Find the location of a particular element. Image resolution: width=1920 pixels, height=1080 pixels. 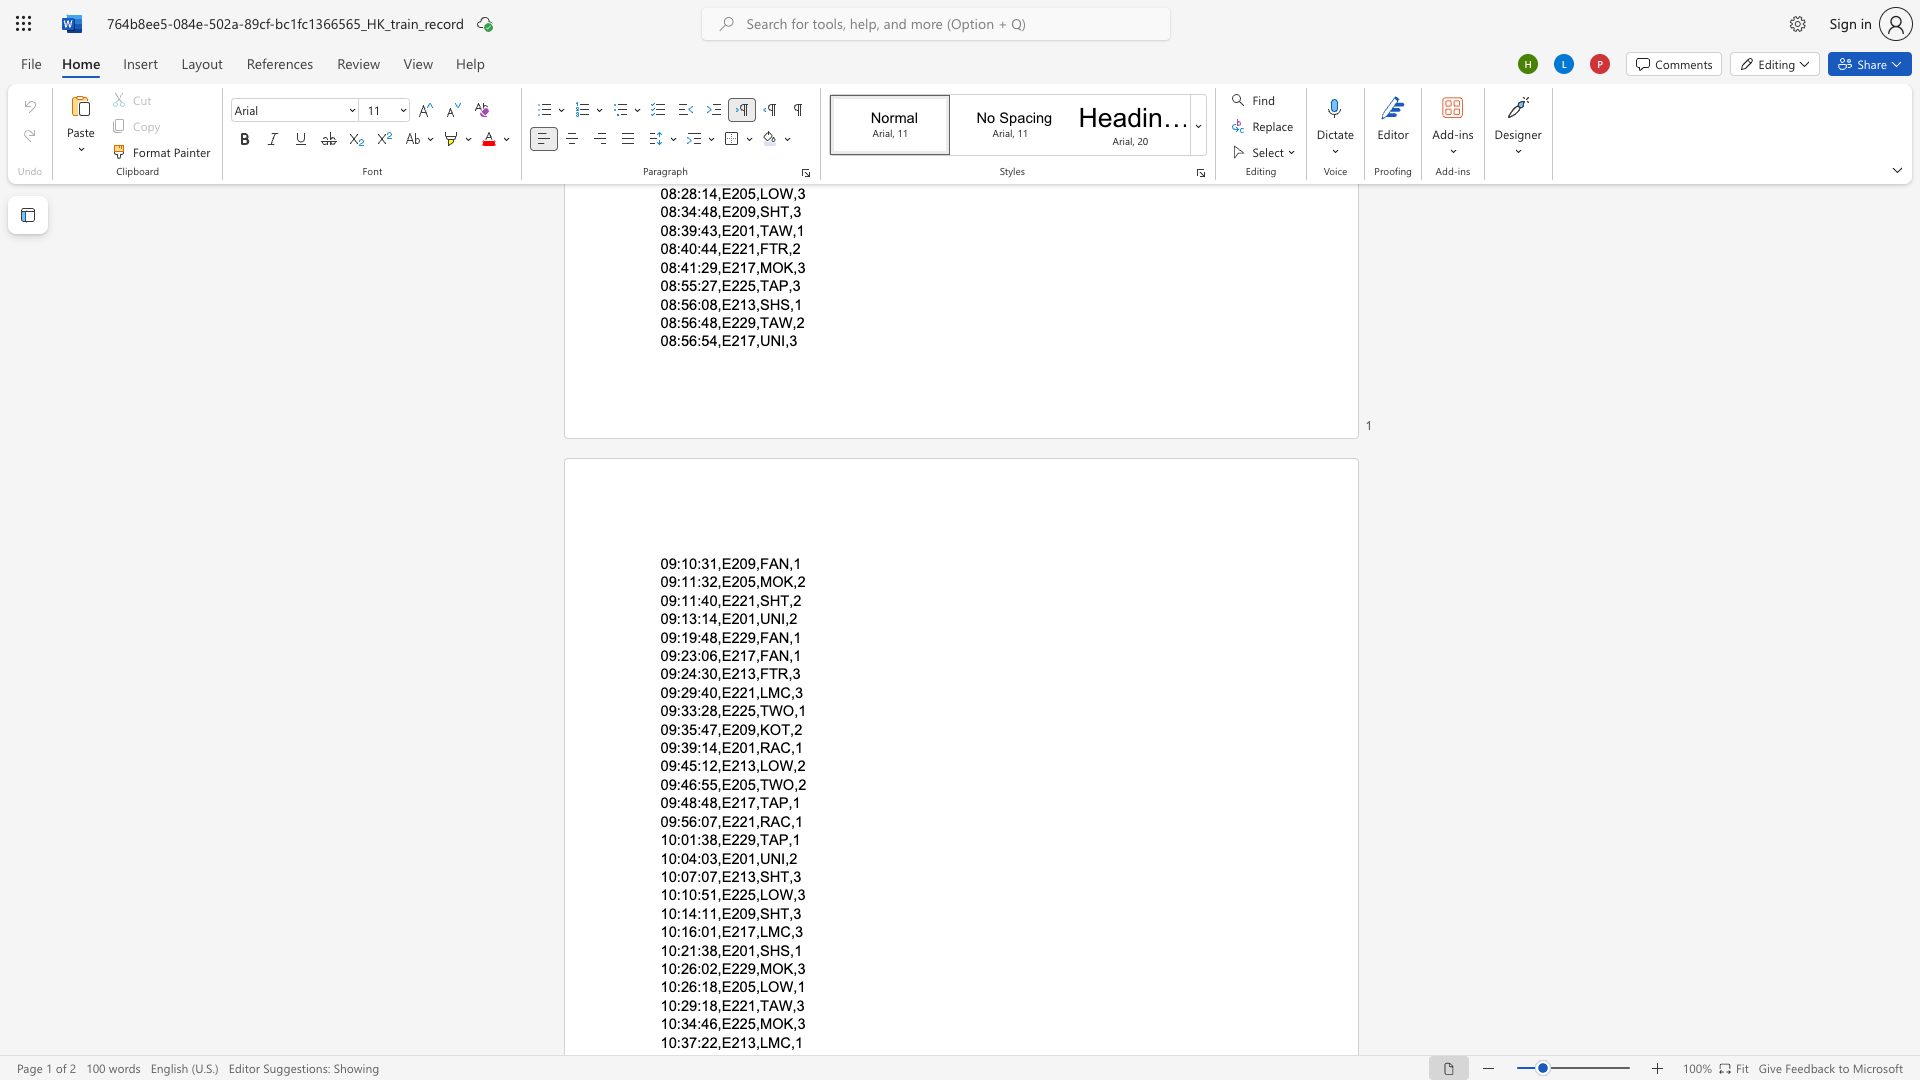

the subset text "4,E201," within the text "09:39:14,E201,RAC,1" is located at coordinates (709, 748).